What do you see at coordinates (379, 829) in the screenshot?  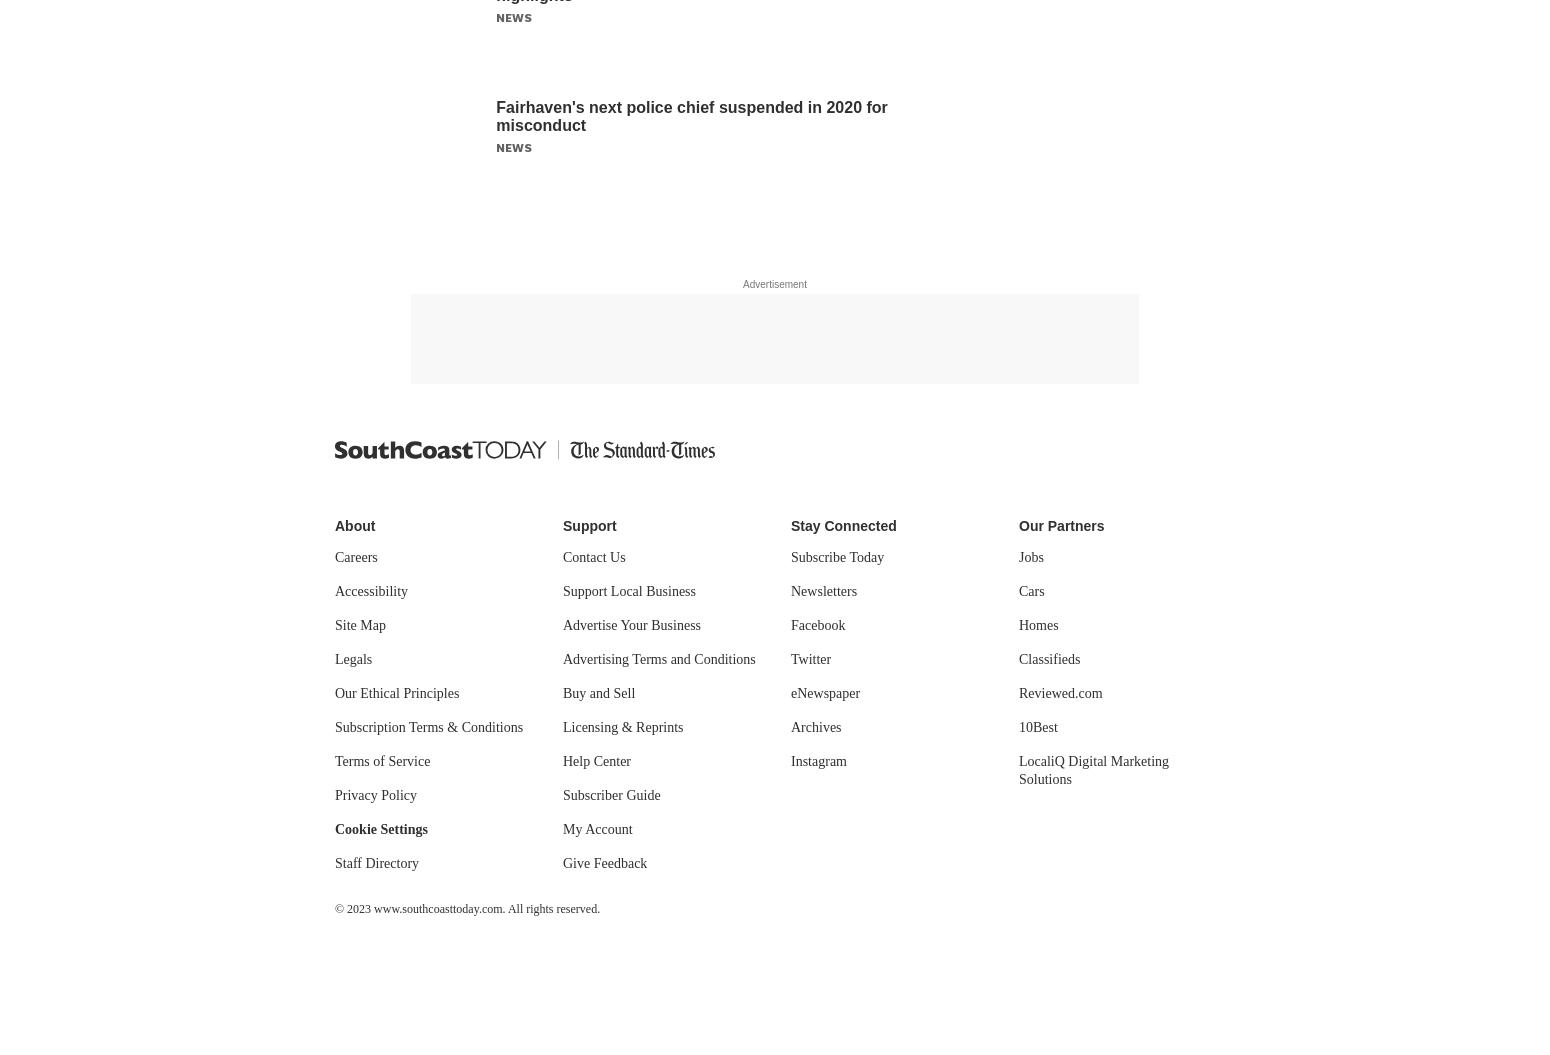 I see `'Cookie Settings'` at bounding box center [379, 829].